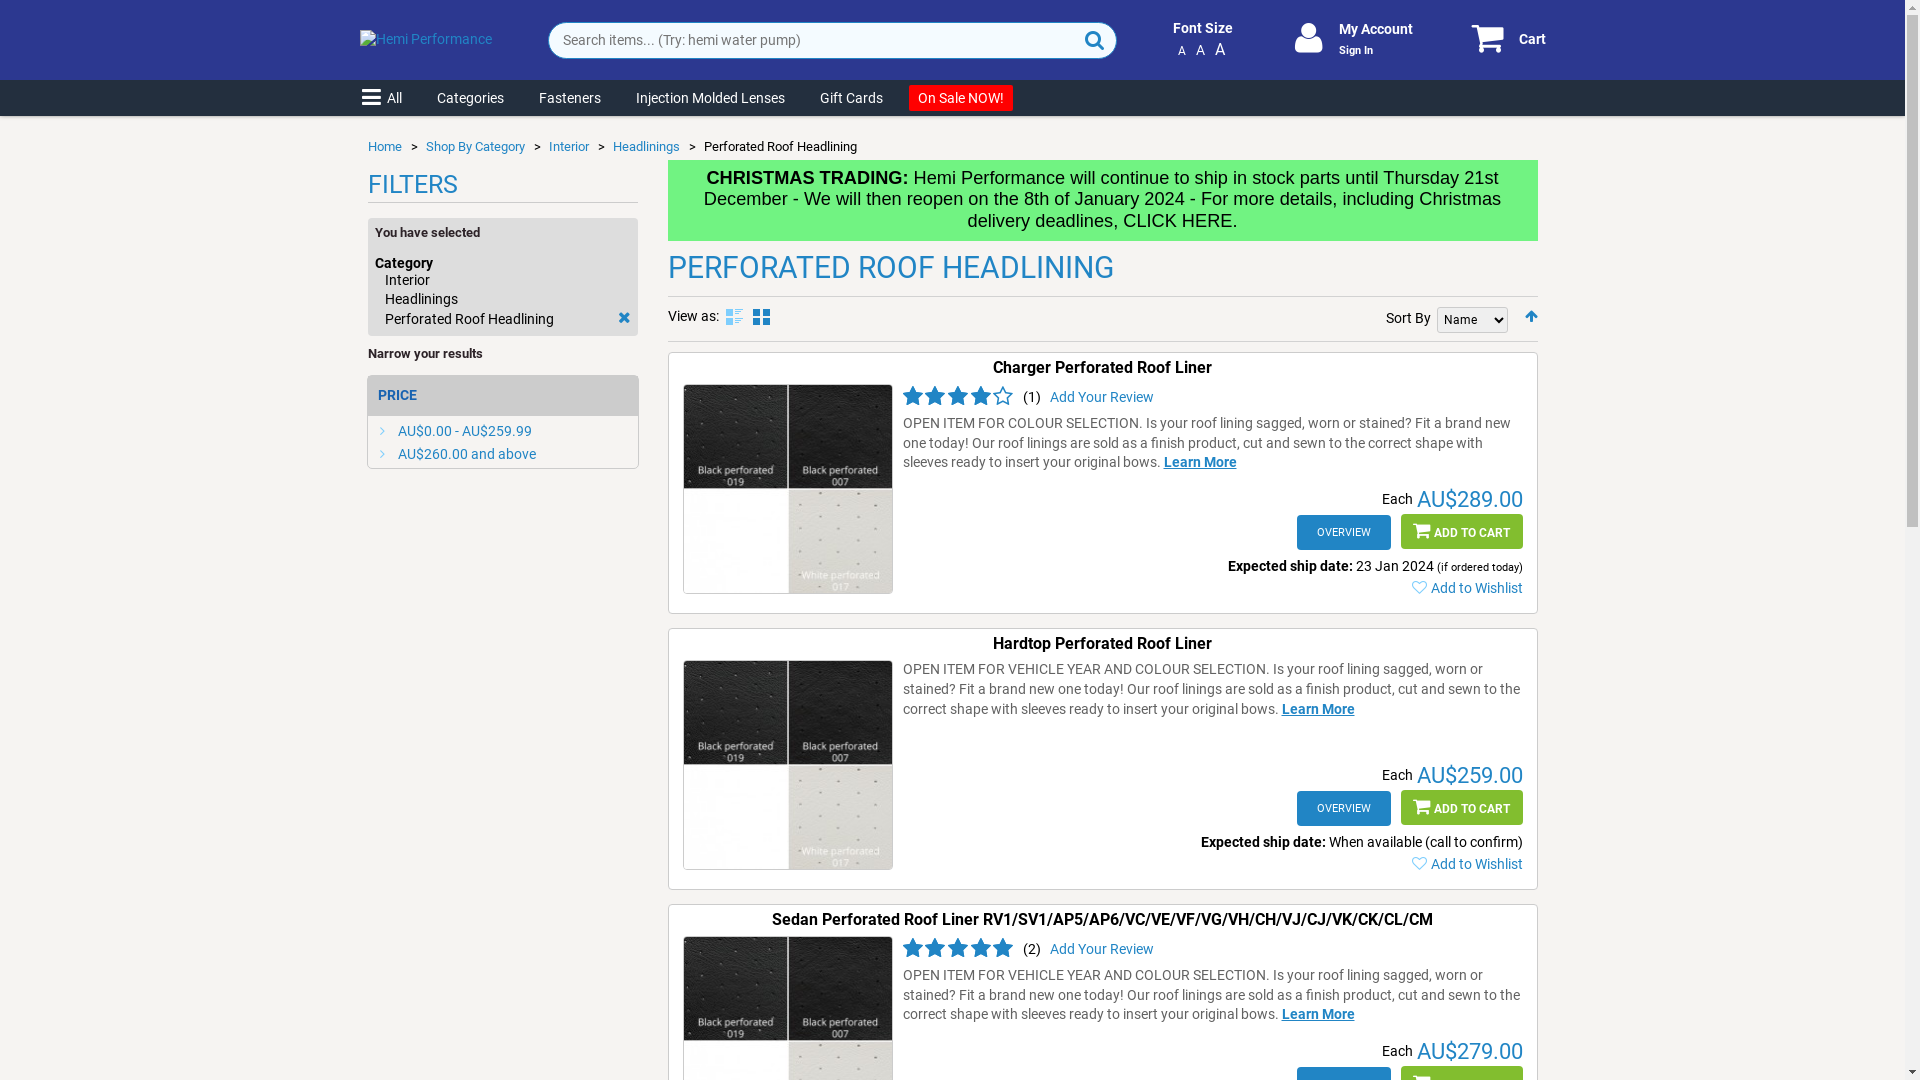  Describe the element at coordinates (623, 316) in the screenshot. I see `'Remove This Item'` at that location.